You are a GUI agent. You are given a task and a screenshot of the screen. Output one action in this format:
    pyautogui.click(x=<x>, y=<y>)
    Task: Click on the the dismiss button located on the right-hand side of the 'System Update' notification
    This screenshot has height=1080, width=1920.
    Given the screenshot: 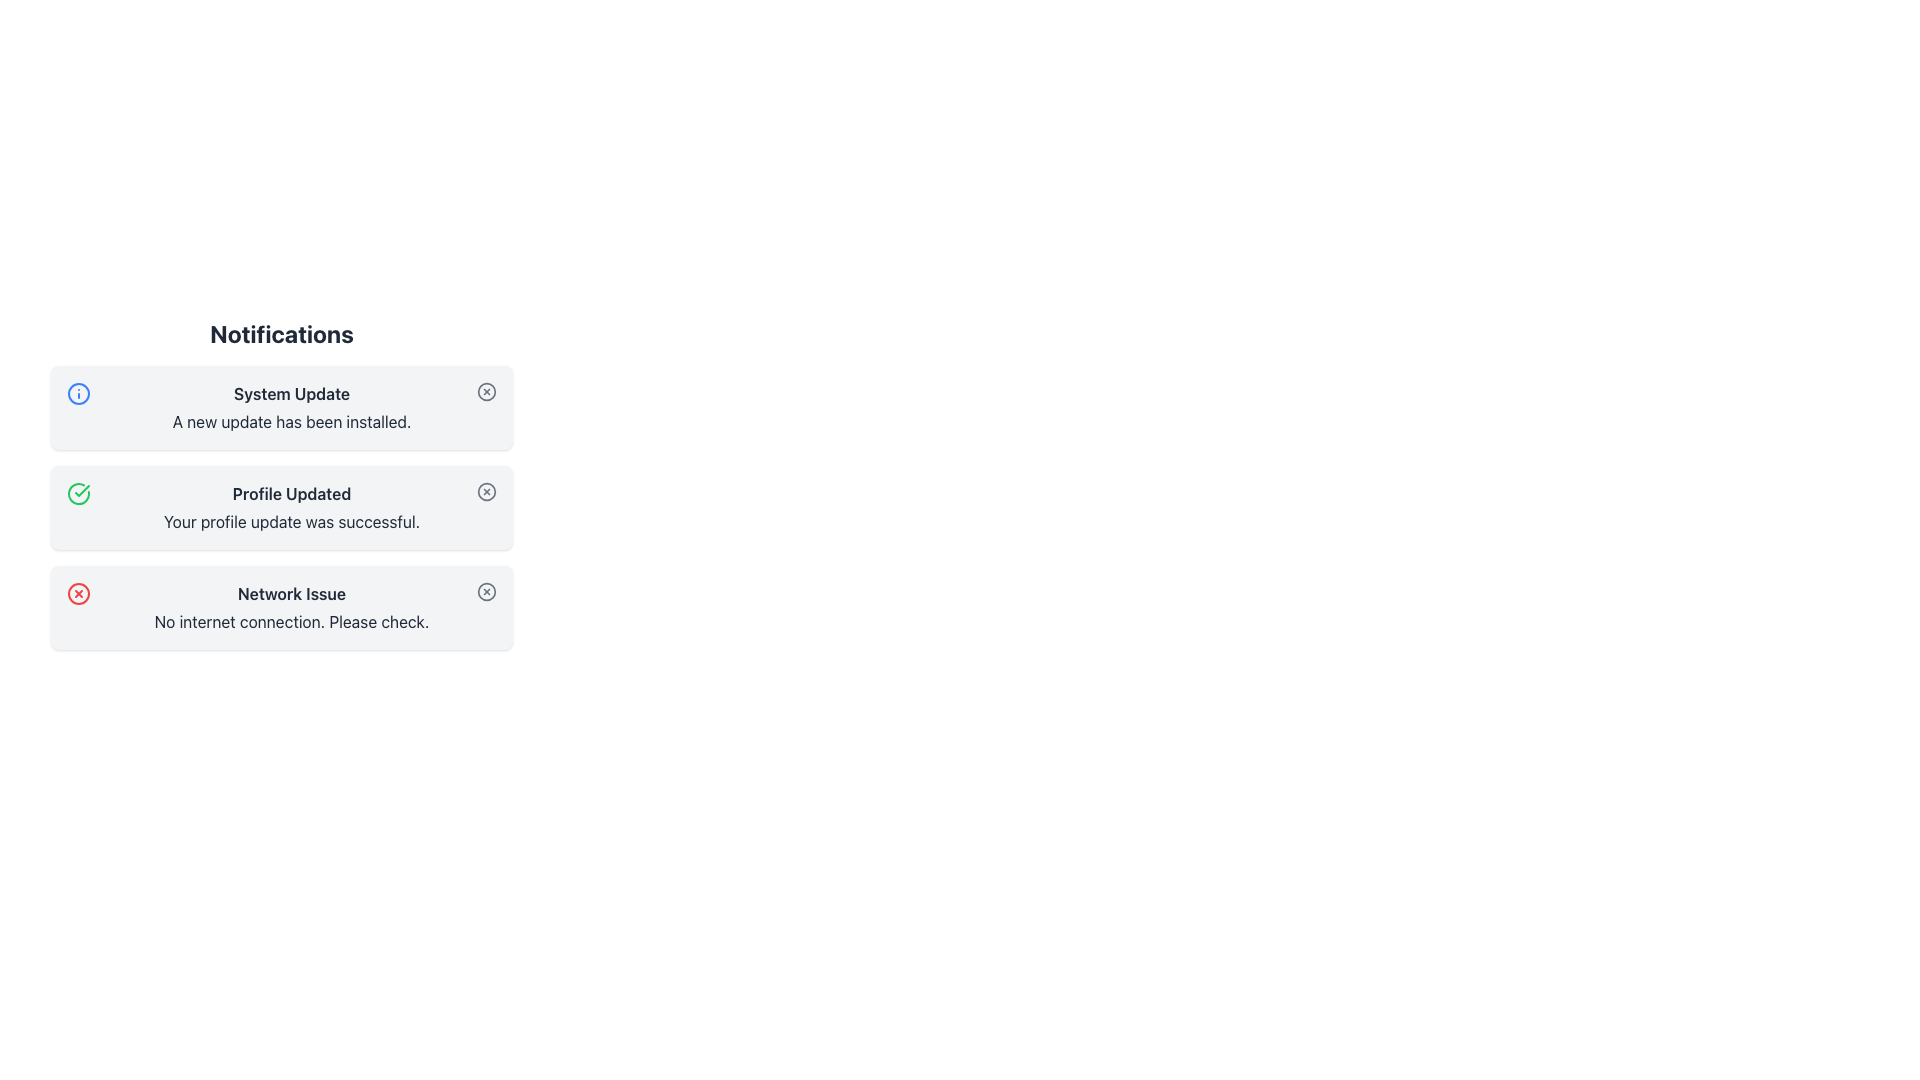 What is the action you would take?
    pyautogui.click(x=486, y=392)
    